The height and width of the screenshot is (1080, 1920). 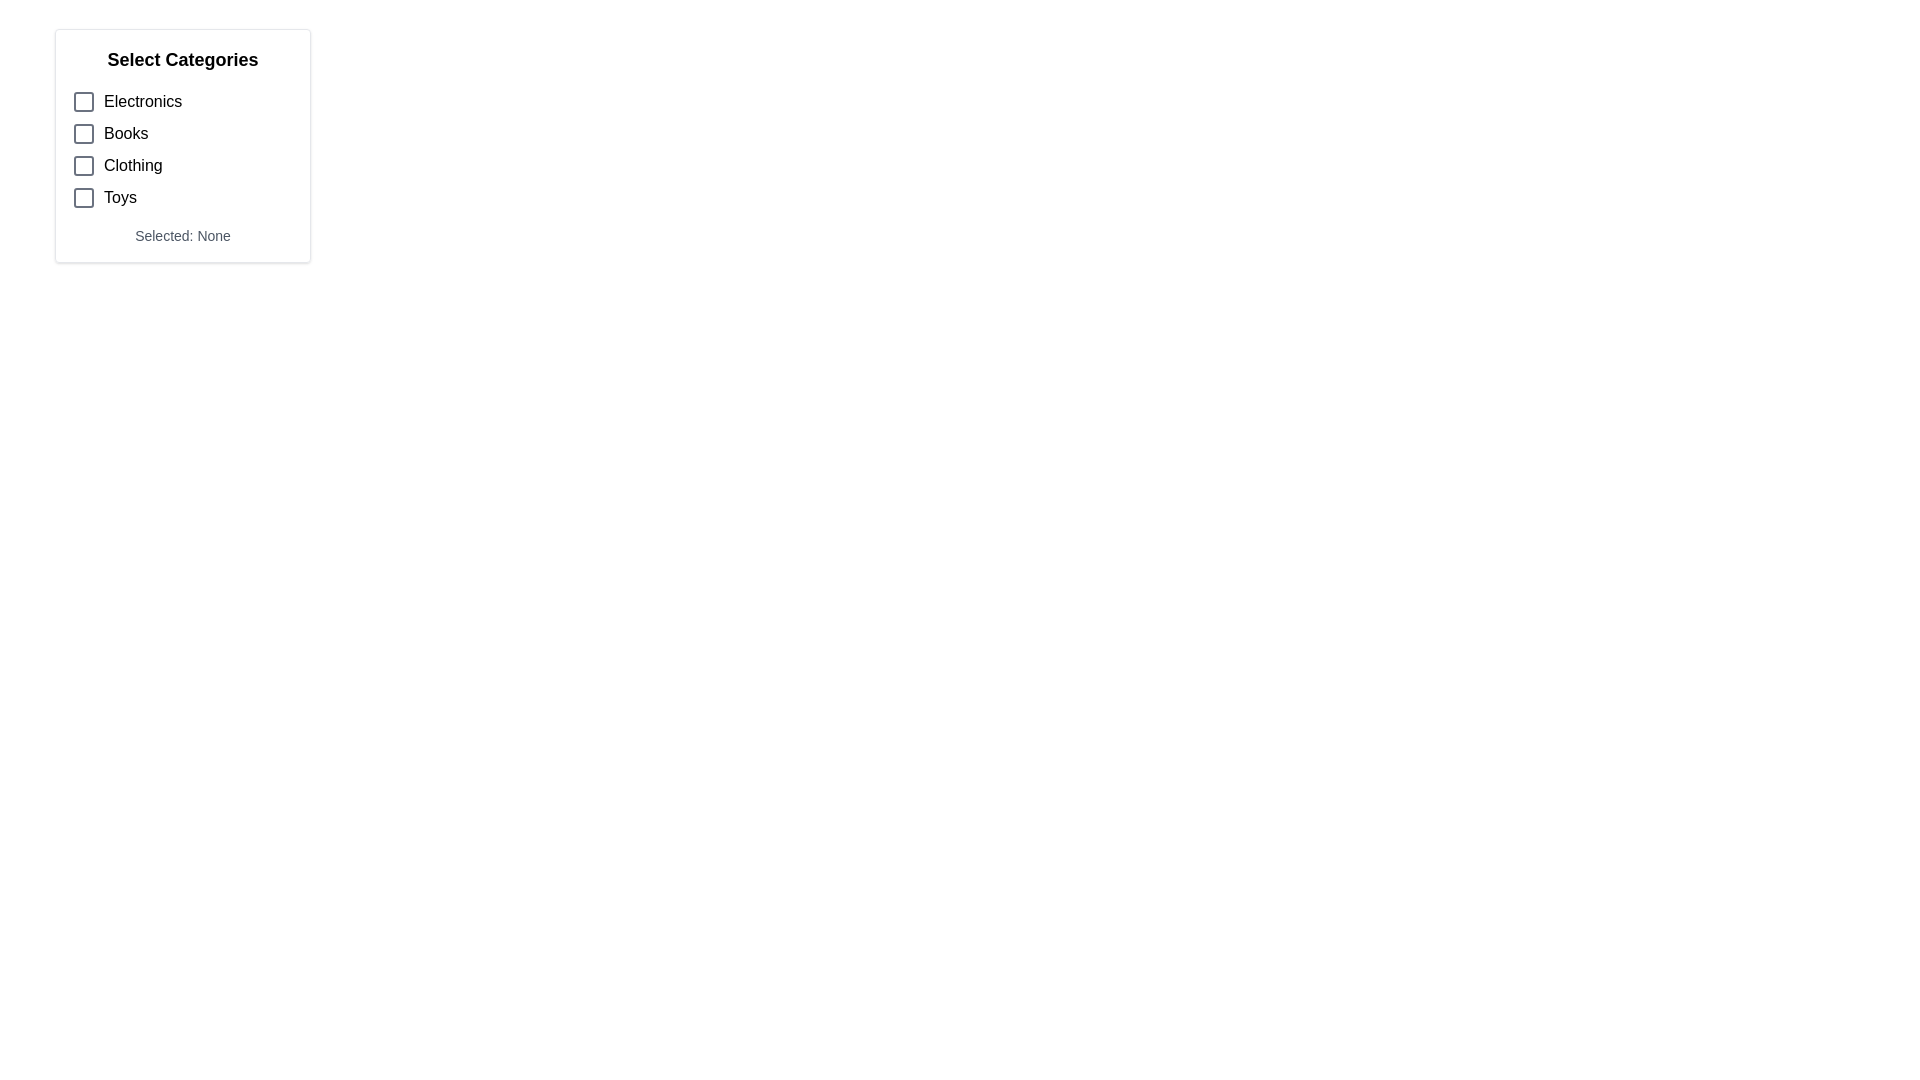 I want to click on on the checkbox indicator for the 'Clothing' option in the 'Select Categories' section, so click(x=82, y=164).